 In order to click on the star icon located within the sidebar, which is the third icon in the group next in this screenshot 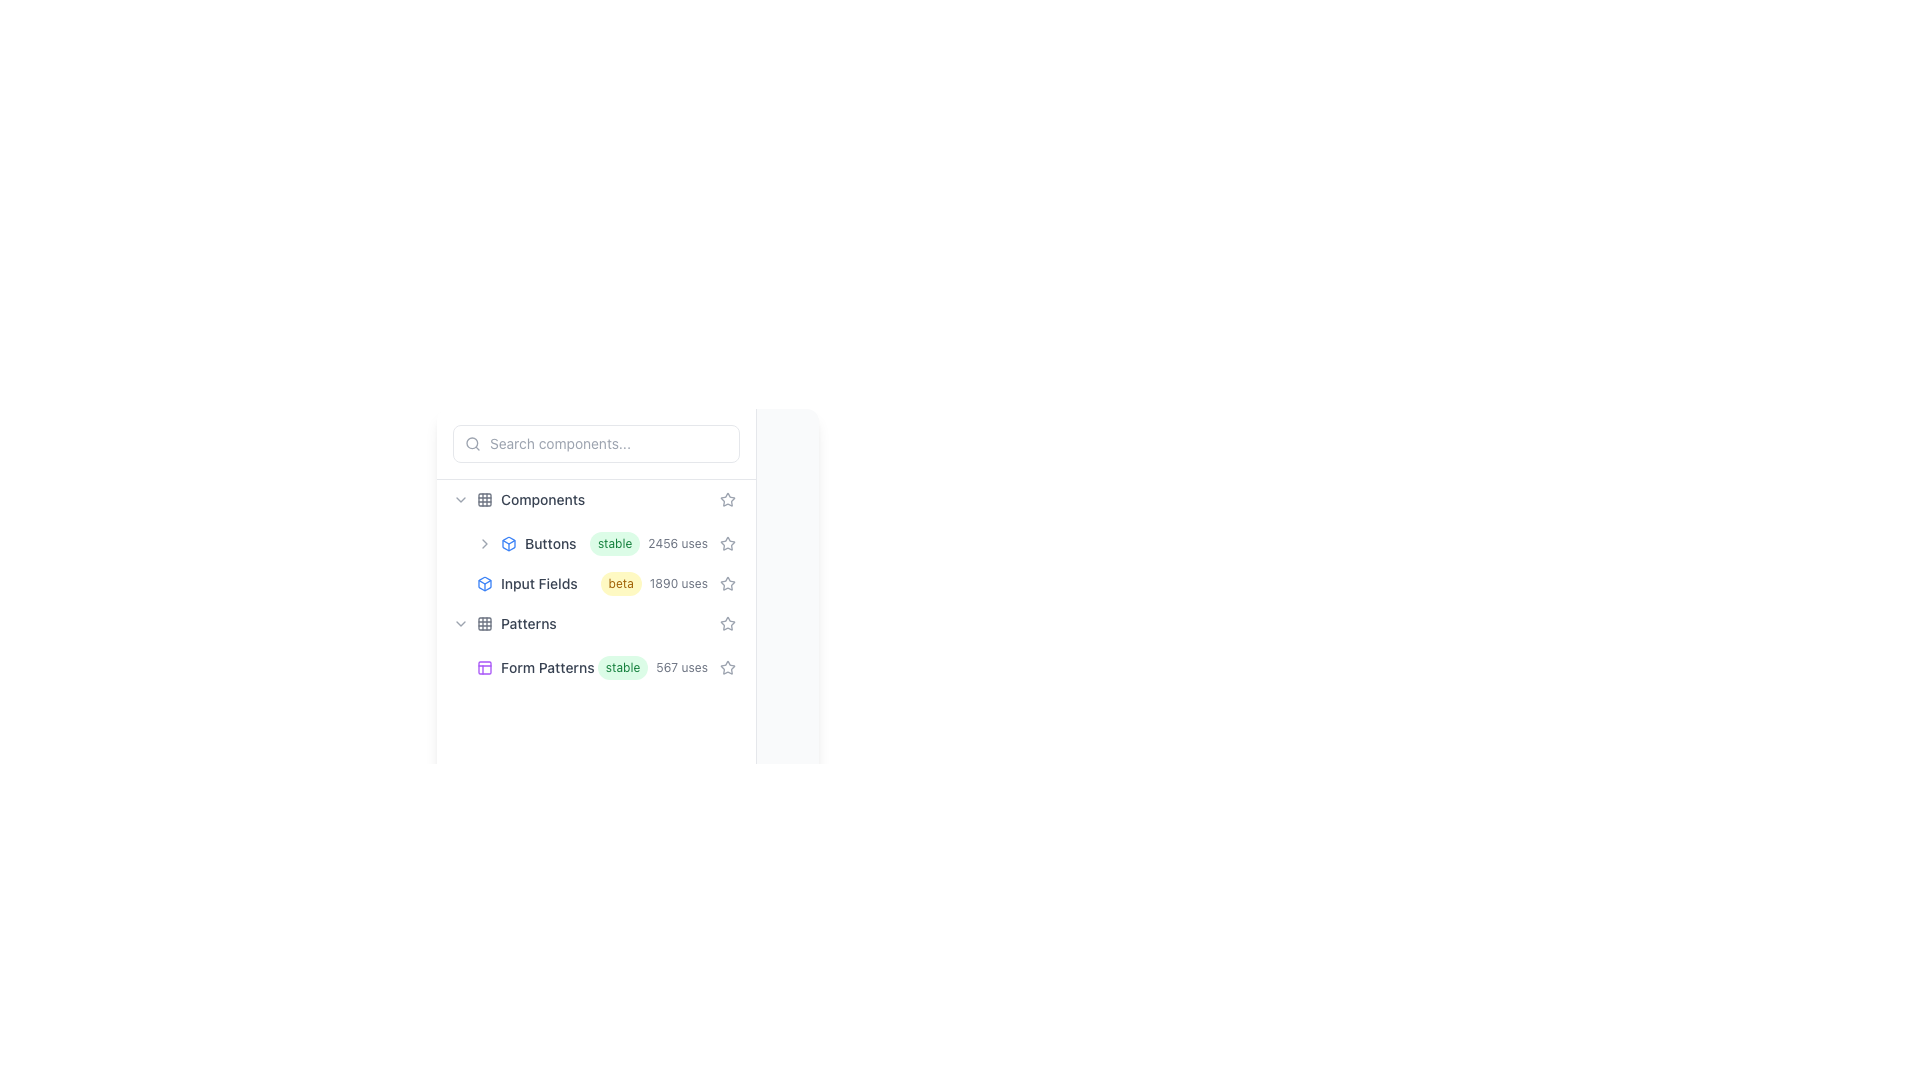, I will do `click(727, 622)`.